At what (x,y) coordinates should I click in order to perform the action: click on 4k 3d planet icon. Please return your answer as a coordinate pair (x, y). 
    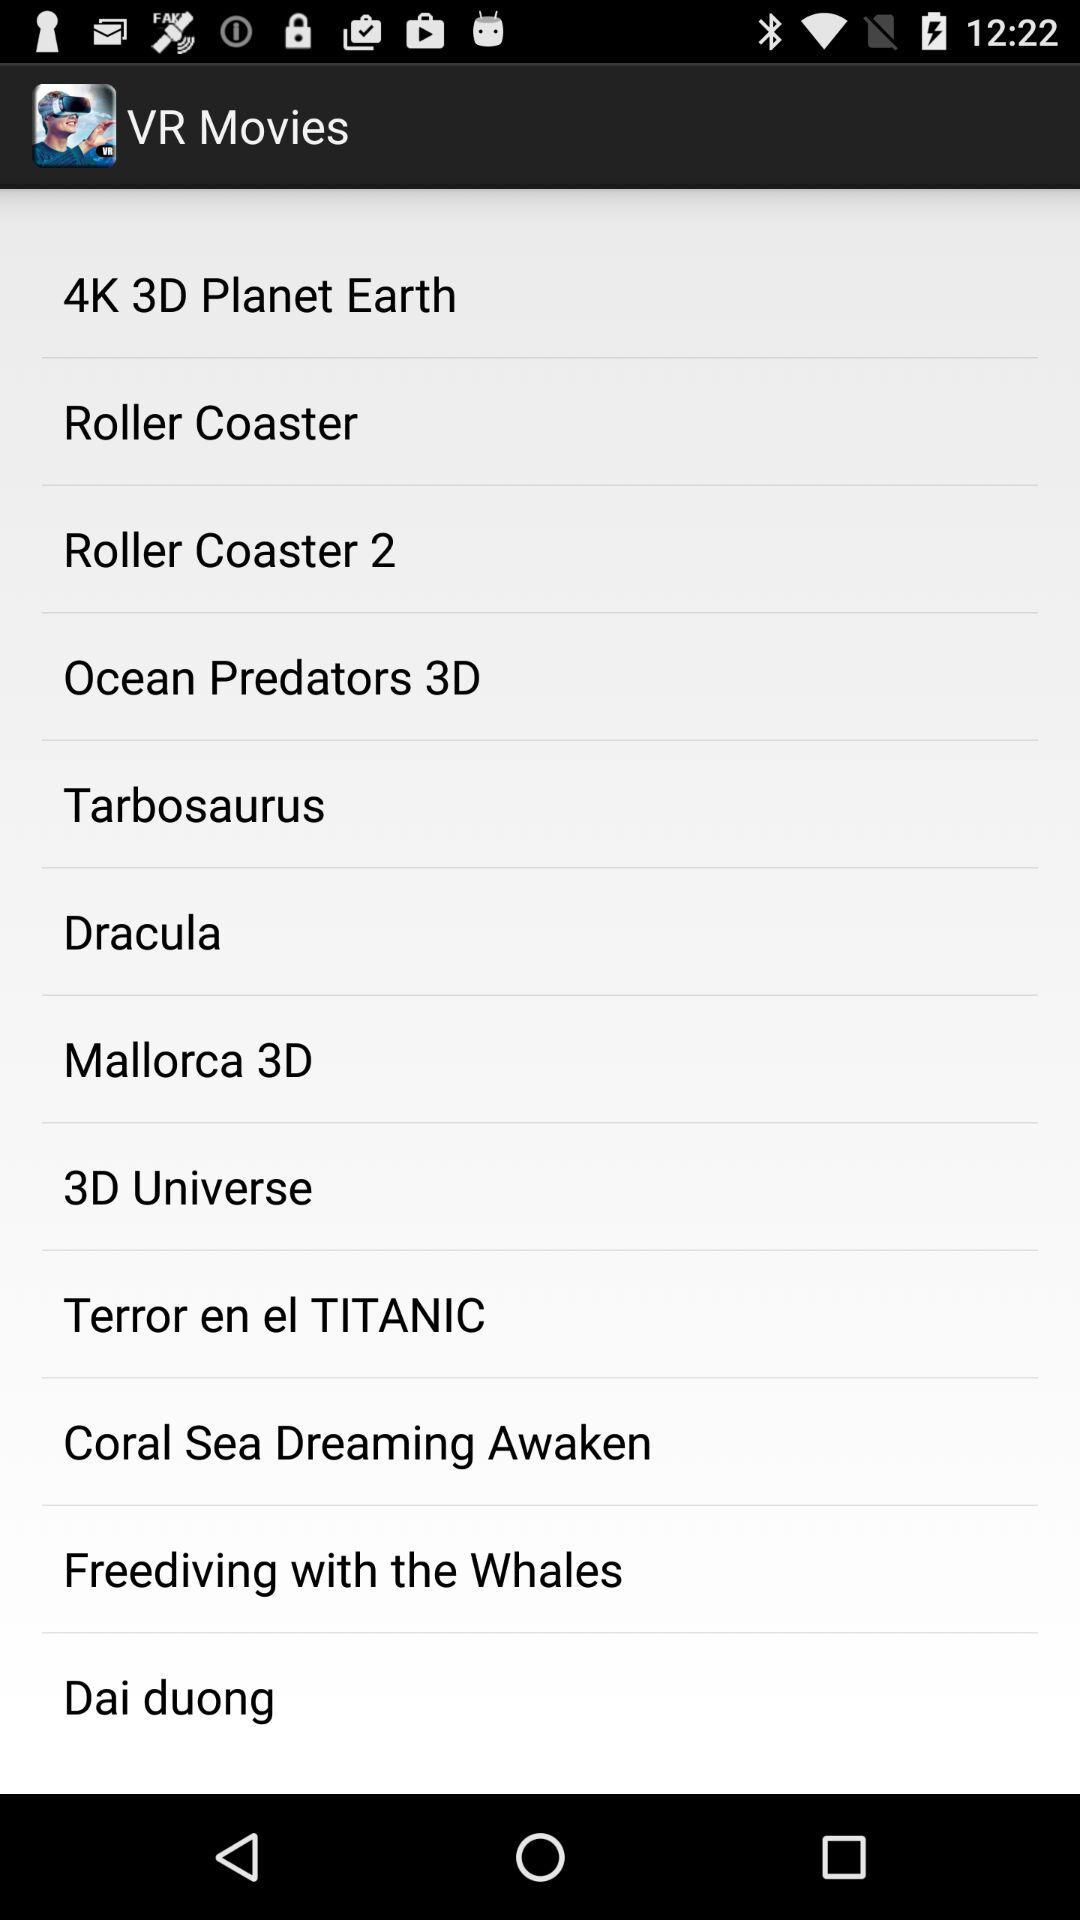
    Looking at the image, I should click on (540, 292).